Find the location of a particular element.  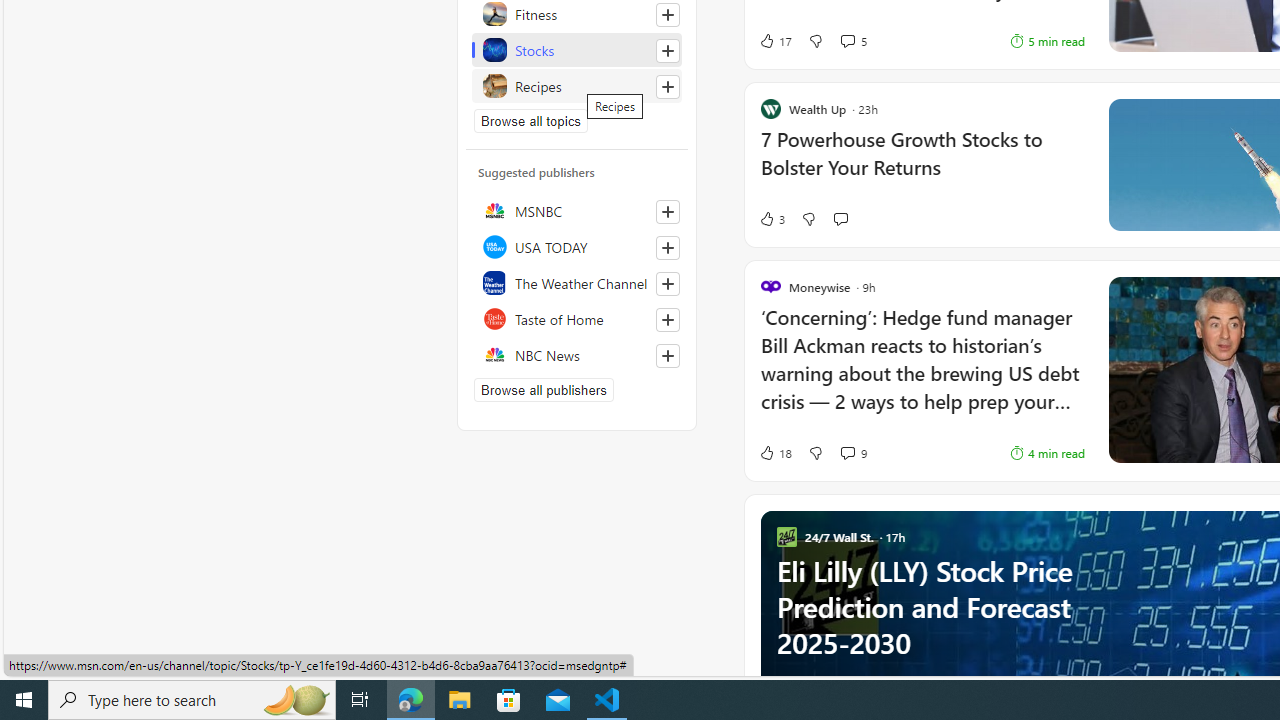

'View comments 5 Comment' is located at coordinates (853, 41).